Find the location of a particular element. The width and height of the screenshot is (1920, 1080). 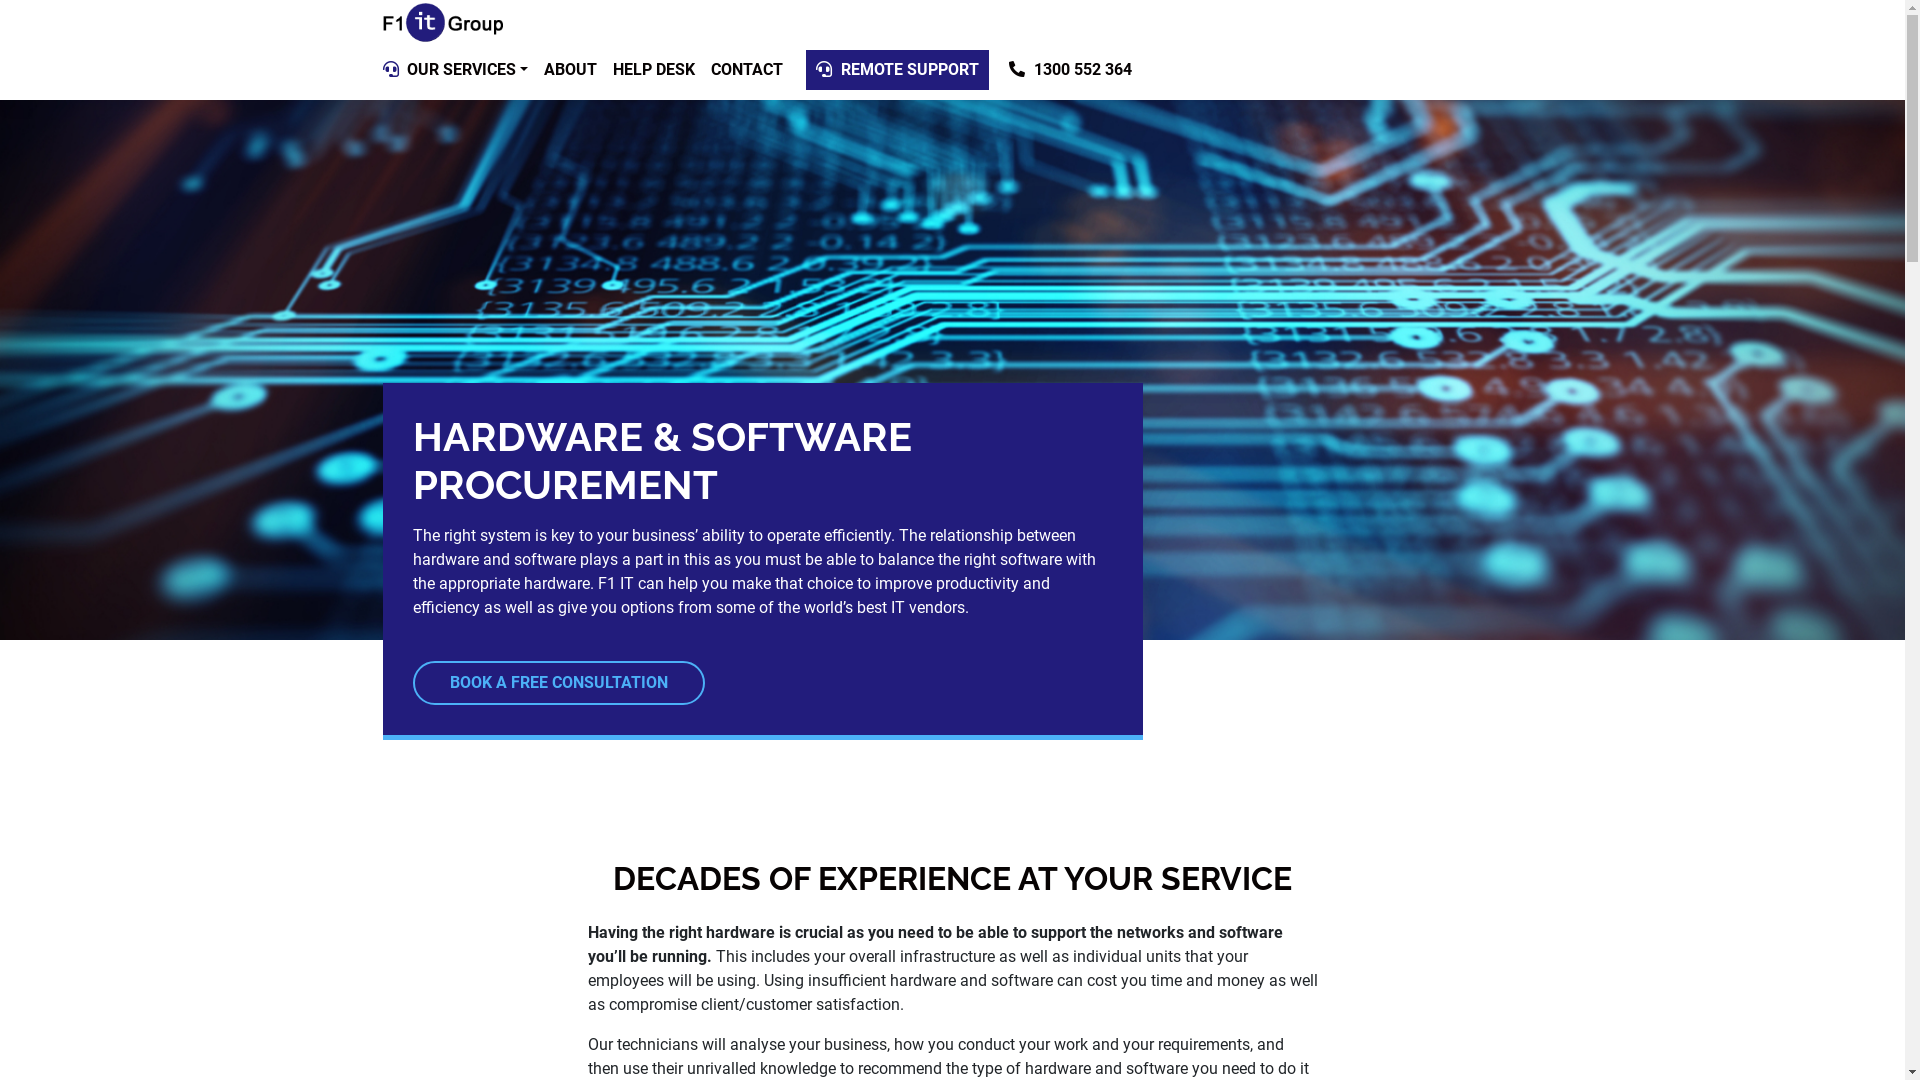

'CONTACT' is located at coordinates (746, 68).